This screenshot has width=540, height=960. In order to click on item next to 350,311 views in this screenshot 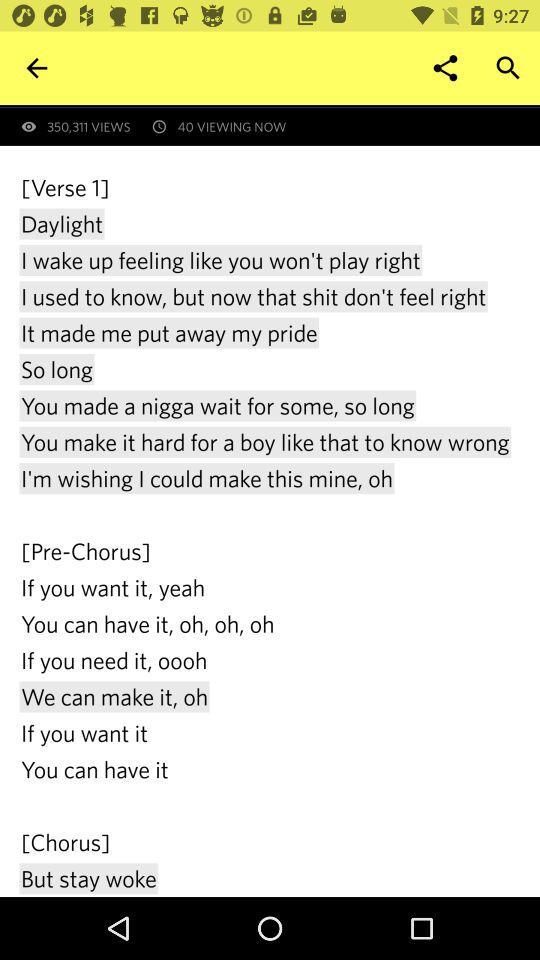, I will do `click(445, 68)`.